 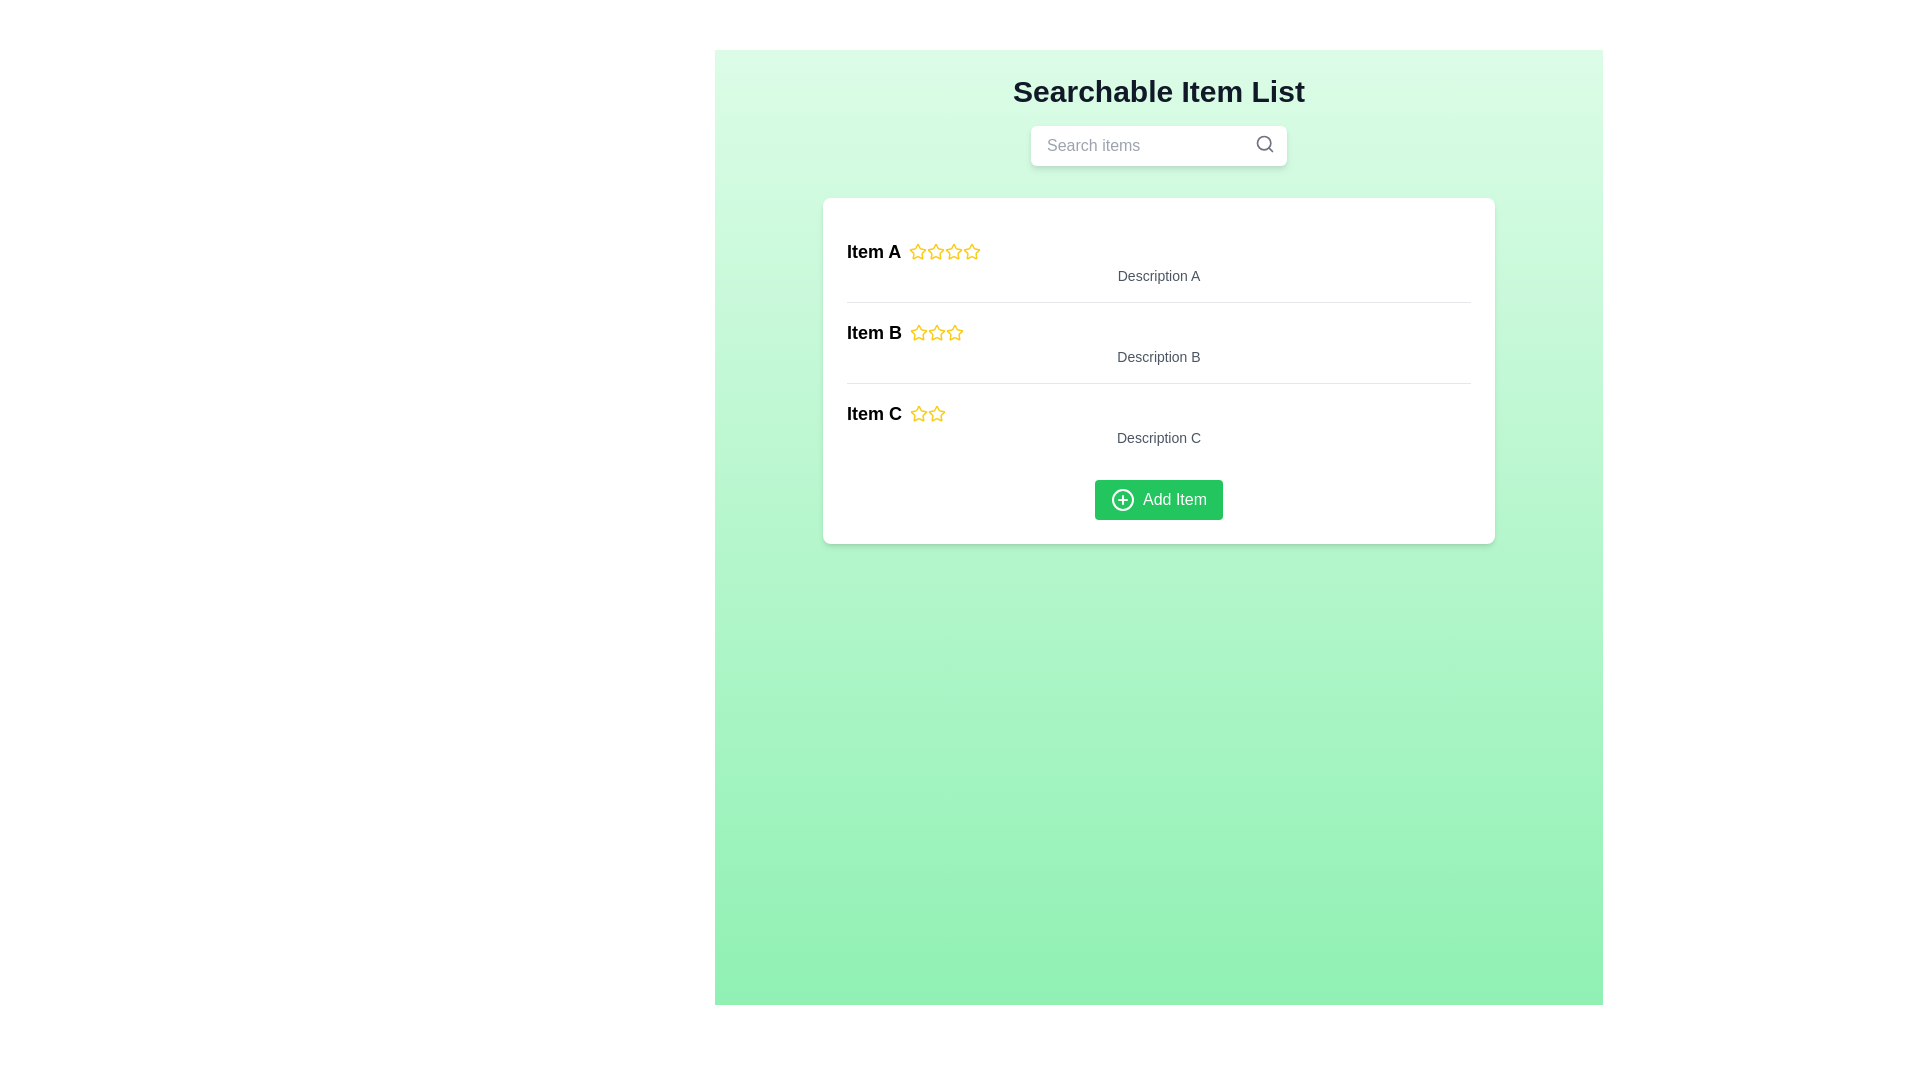 What do you see at coordinates (1158, 356) in the screenshot?
I see `the static text label providing additional details about 'Item B', positioned below its heading and rating section in the vertically structured list` at bounding box center [1158, 356].